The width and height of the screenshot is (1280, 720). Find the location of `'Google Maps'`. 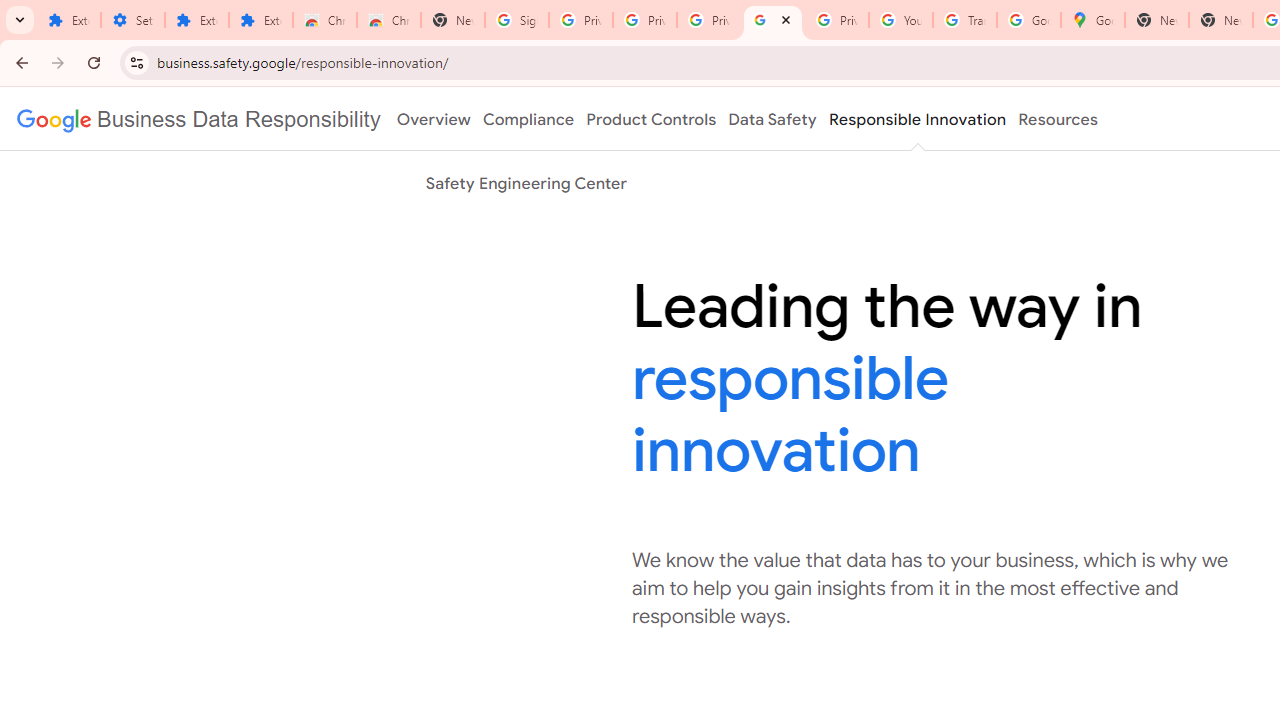

'Google Maps' is located at coordinates (1092, 20).